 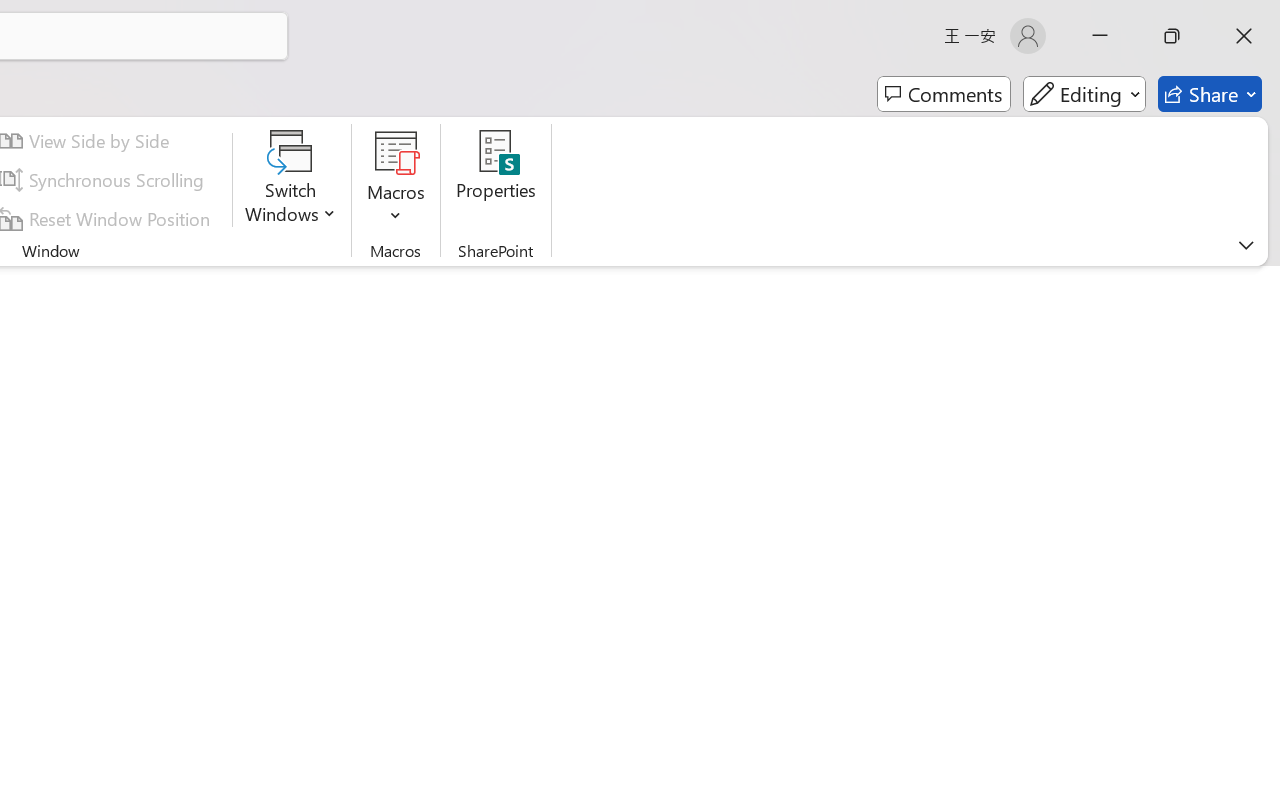 What do you see at coordinates (496, 179) in the screenshot?
I see `'Properties'` at bounding box center [496, 179].